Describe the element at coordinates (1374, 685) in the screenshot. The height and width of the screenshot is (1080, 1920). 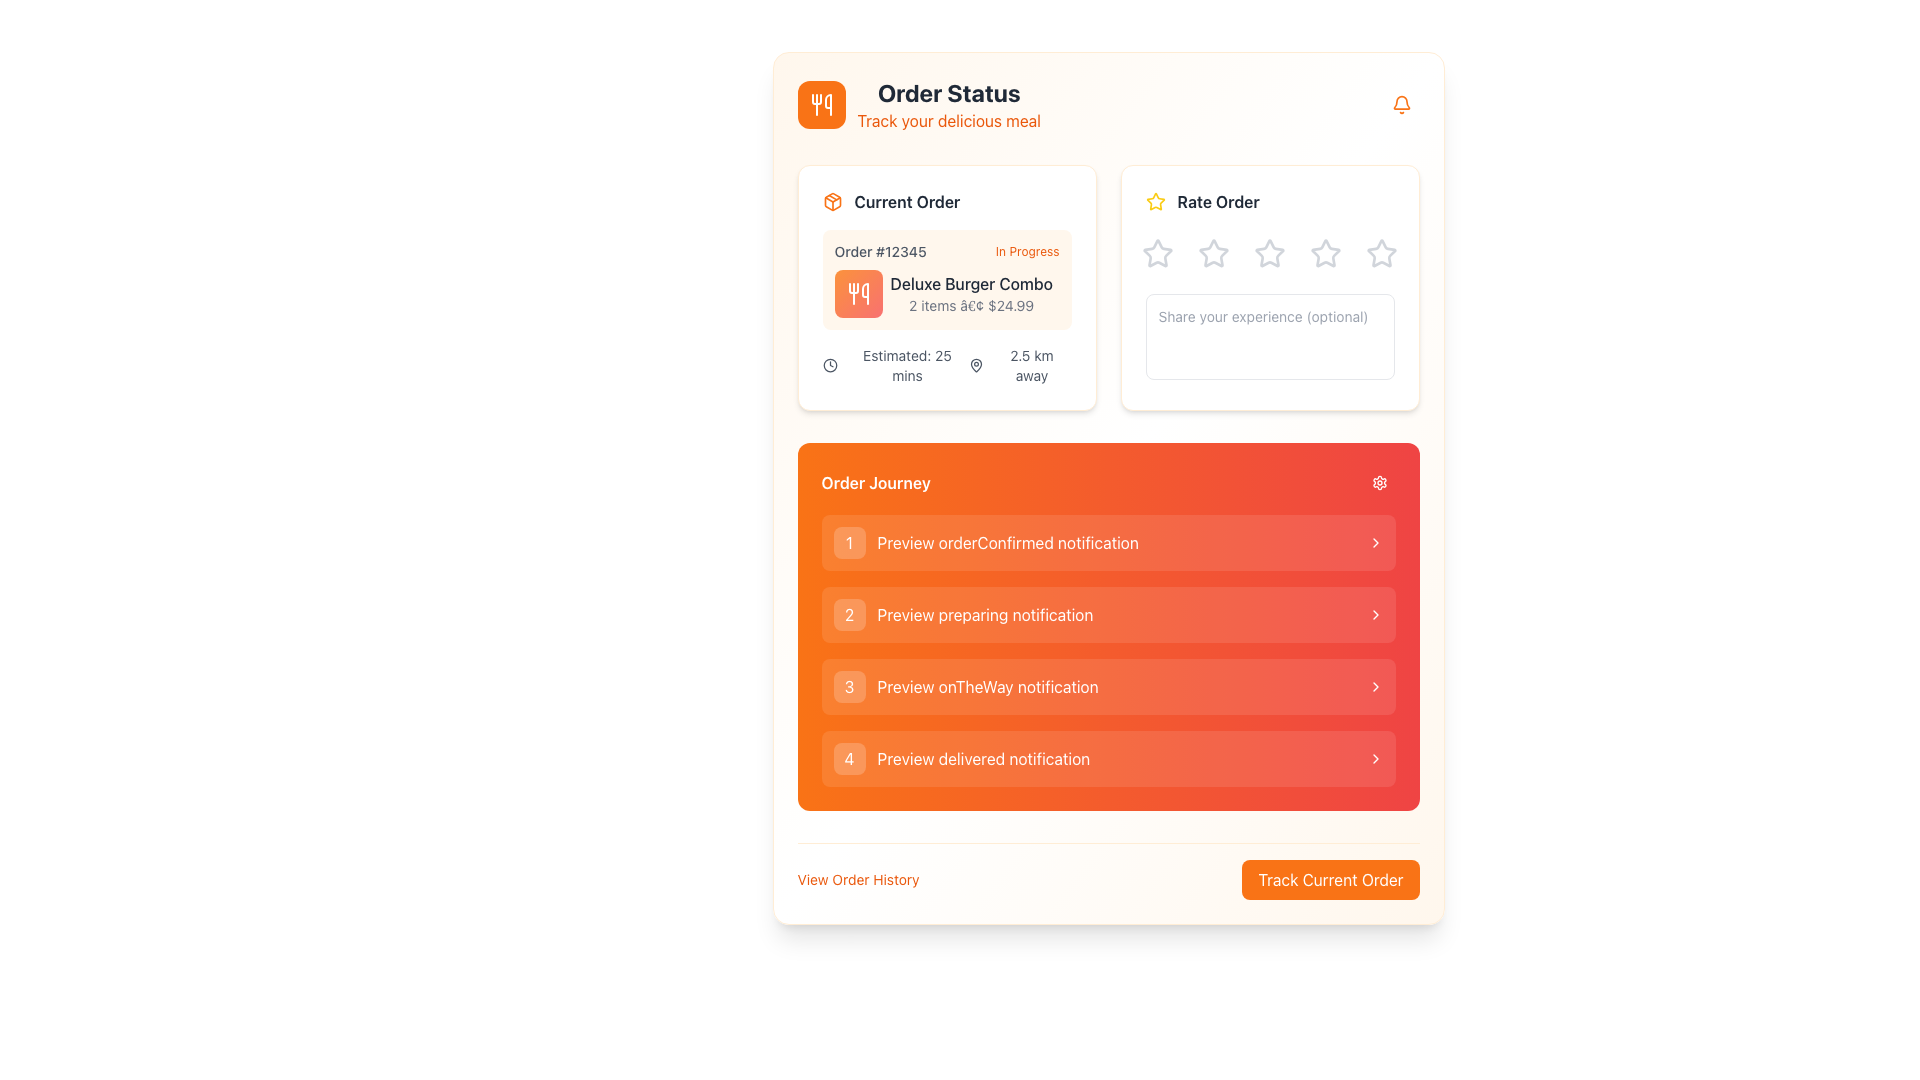
I see `the right-facing chevron icon, which is the last element in the 'Order Journey' section` at that location.